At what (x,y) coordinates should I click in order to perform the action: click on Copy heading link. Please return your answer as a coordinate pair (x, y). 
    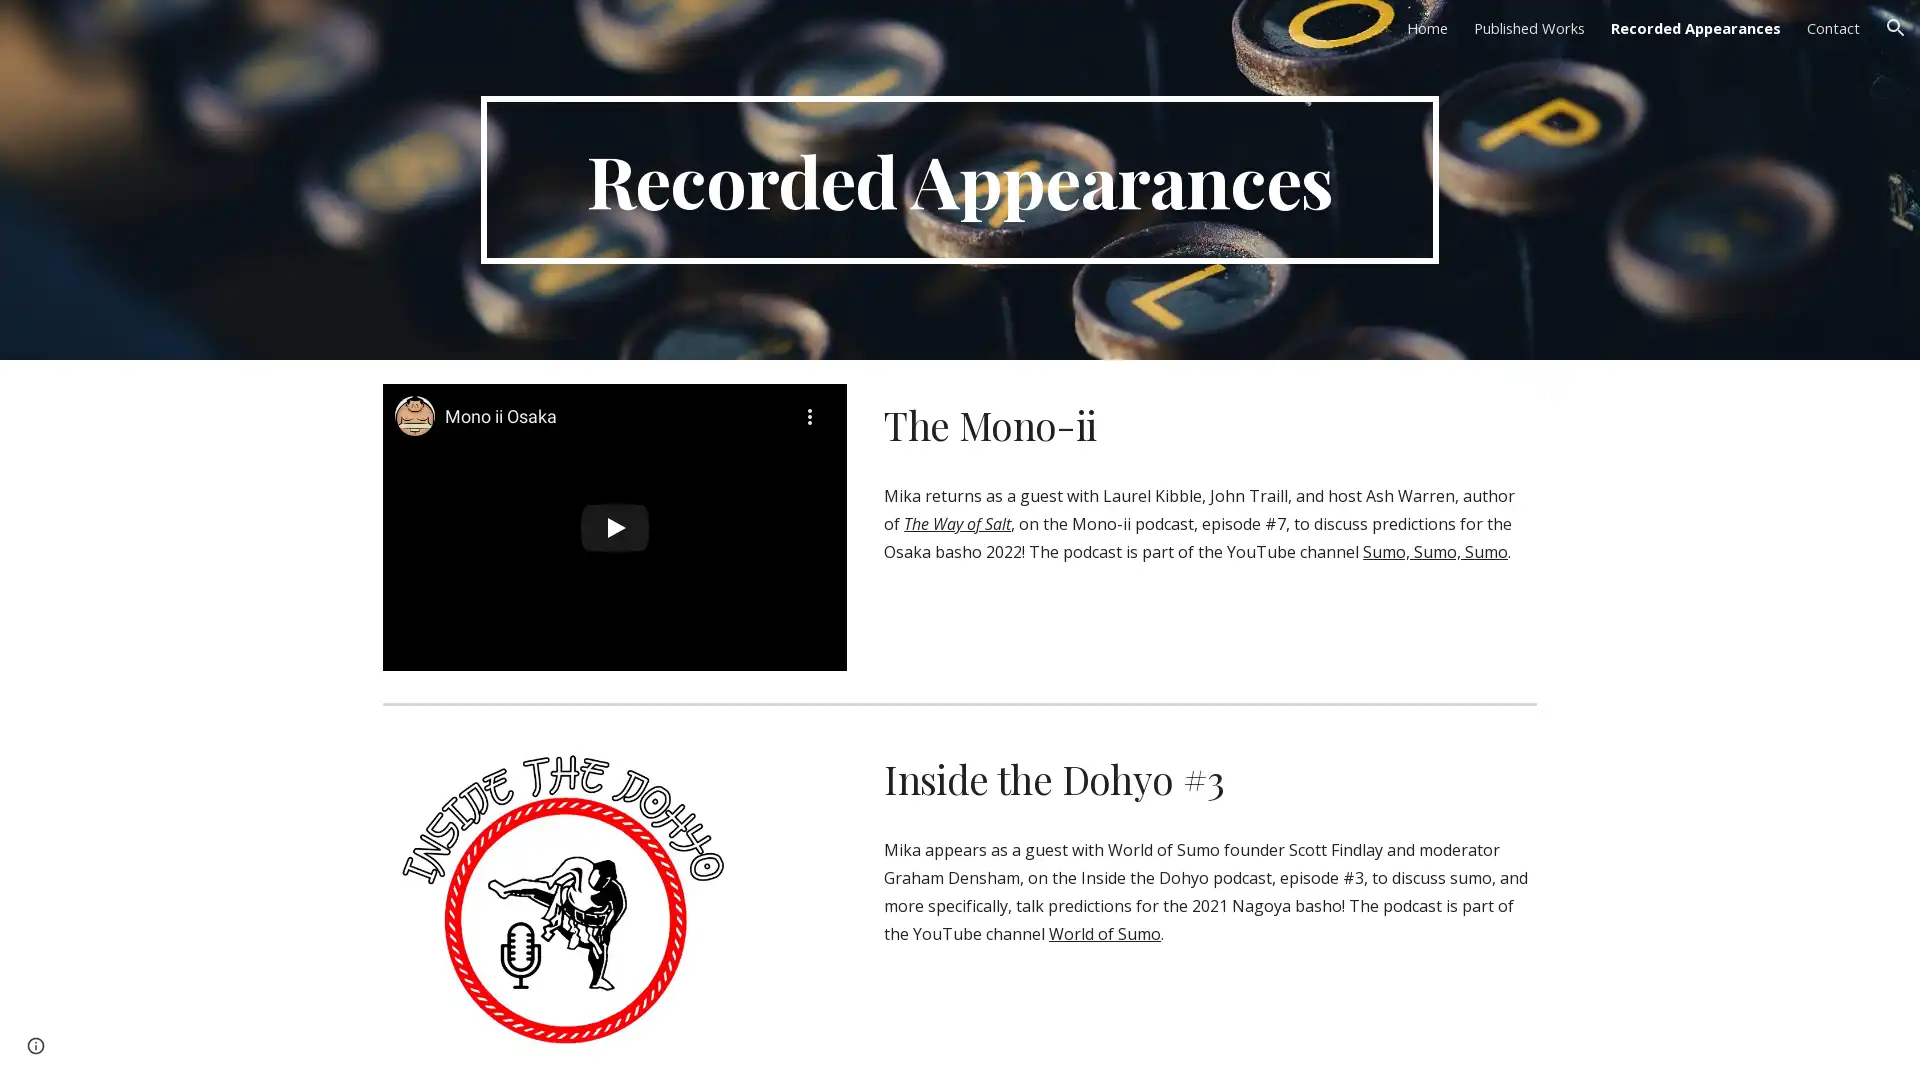
    Looking at the image, I should click on (1246, 778).